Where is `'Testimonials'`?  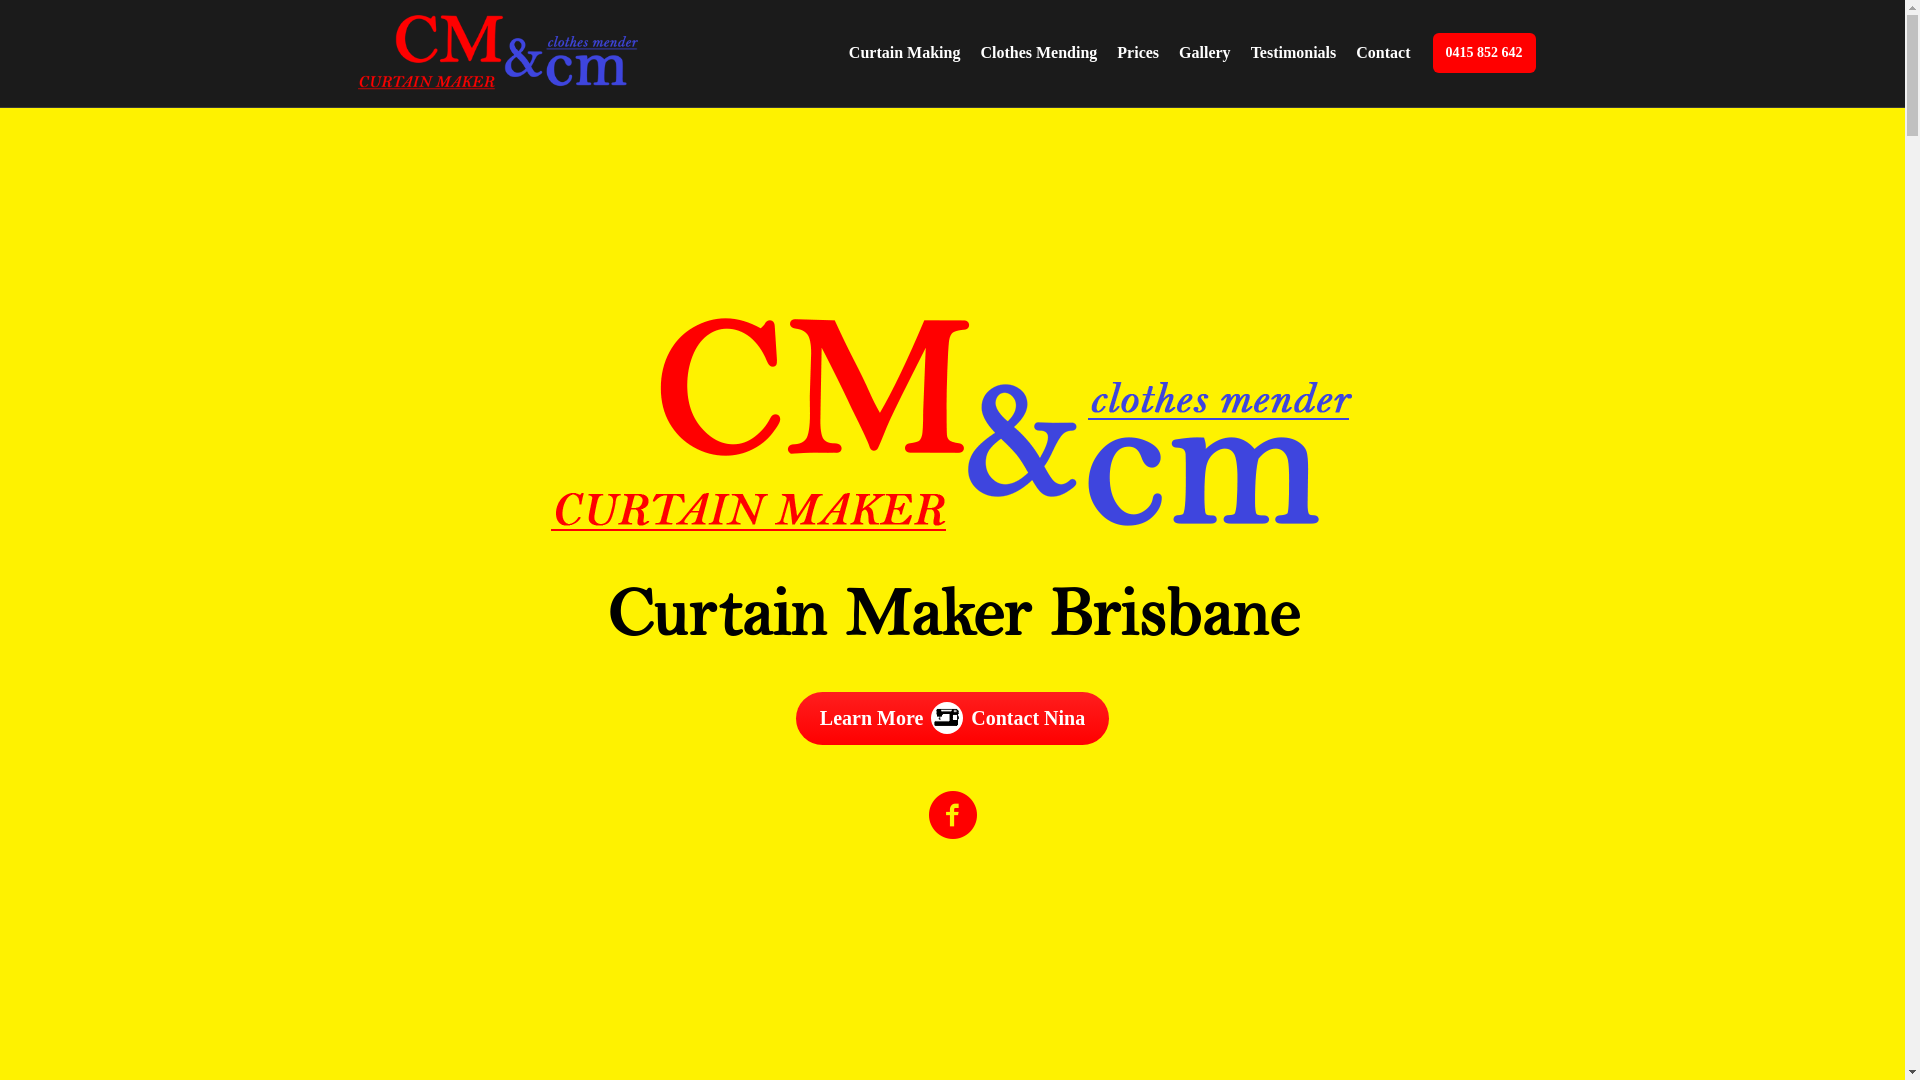 'Testimonials' is located at coordinates (1294, 52).